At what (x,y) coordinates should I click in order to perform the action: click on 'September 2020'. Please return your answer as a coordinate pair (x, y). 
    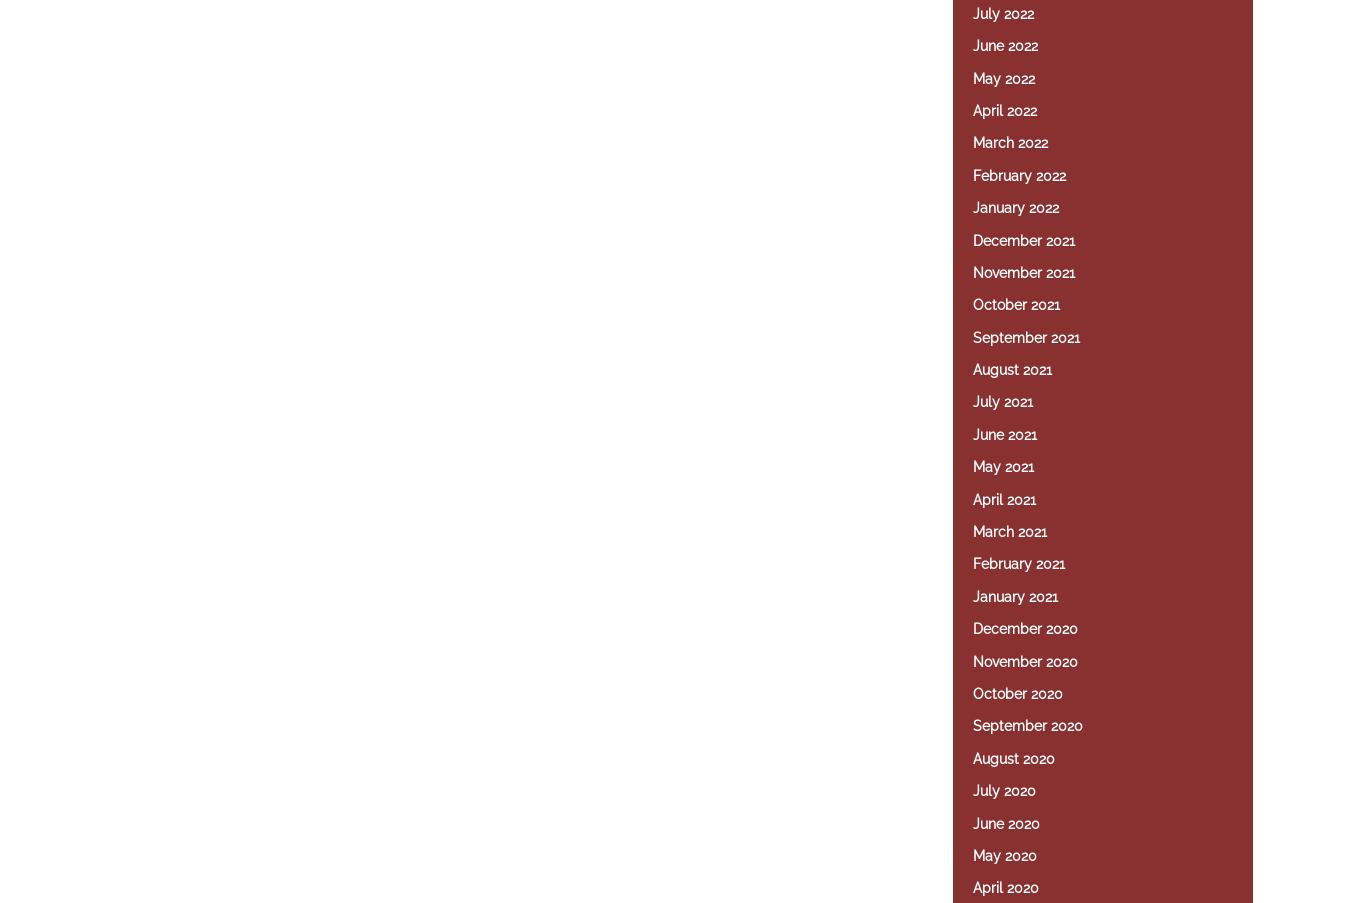
    Looking at the image, I should click on (1027, 726).